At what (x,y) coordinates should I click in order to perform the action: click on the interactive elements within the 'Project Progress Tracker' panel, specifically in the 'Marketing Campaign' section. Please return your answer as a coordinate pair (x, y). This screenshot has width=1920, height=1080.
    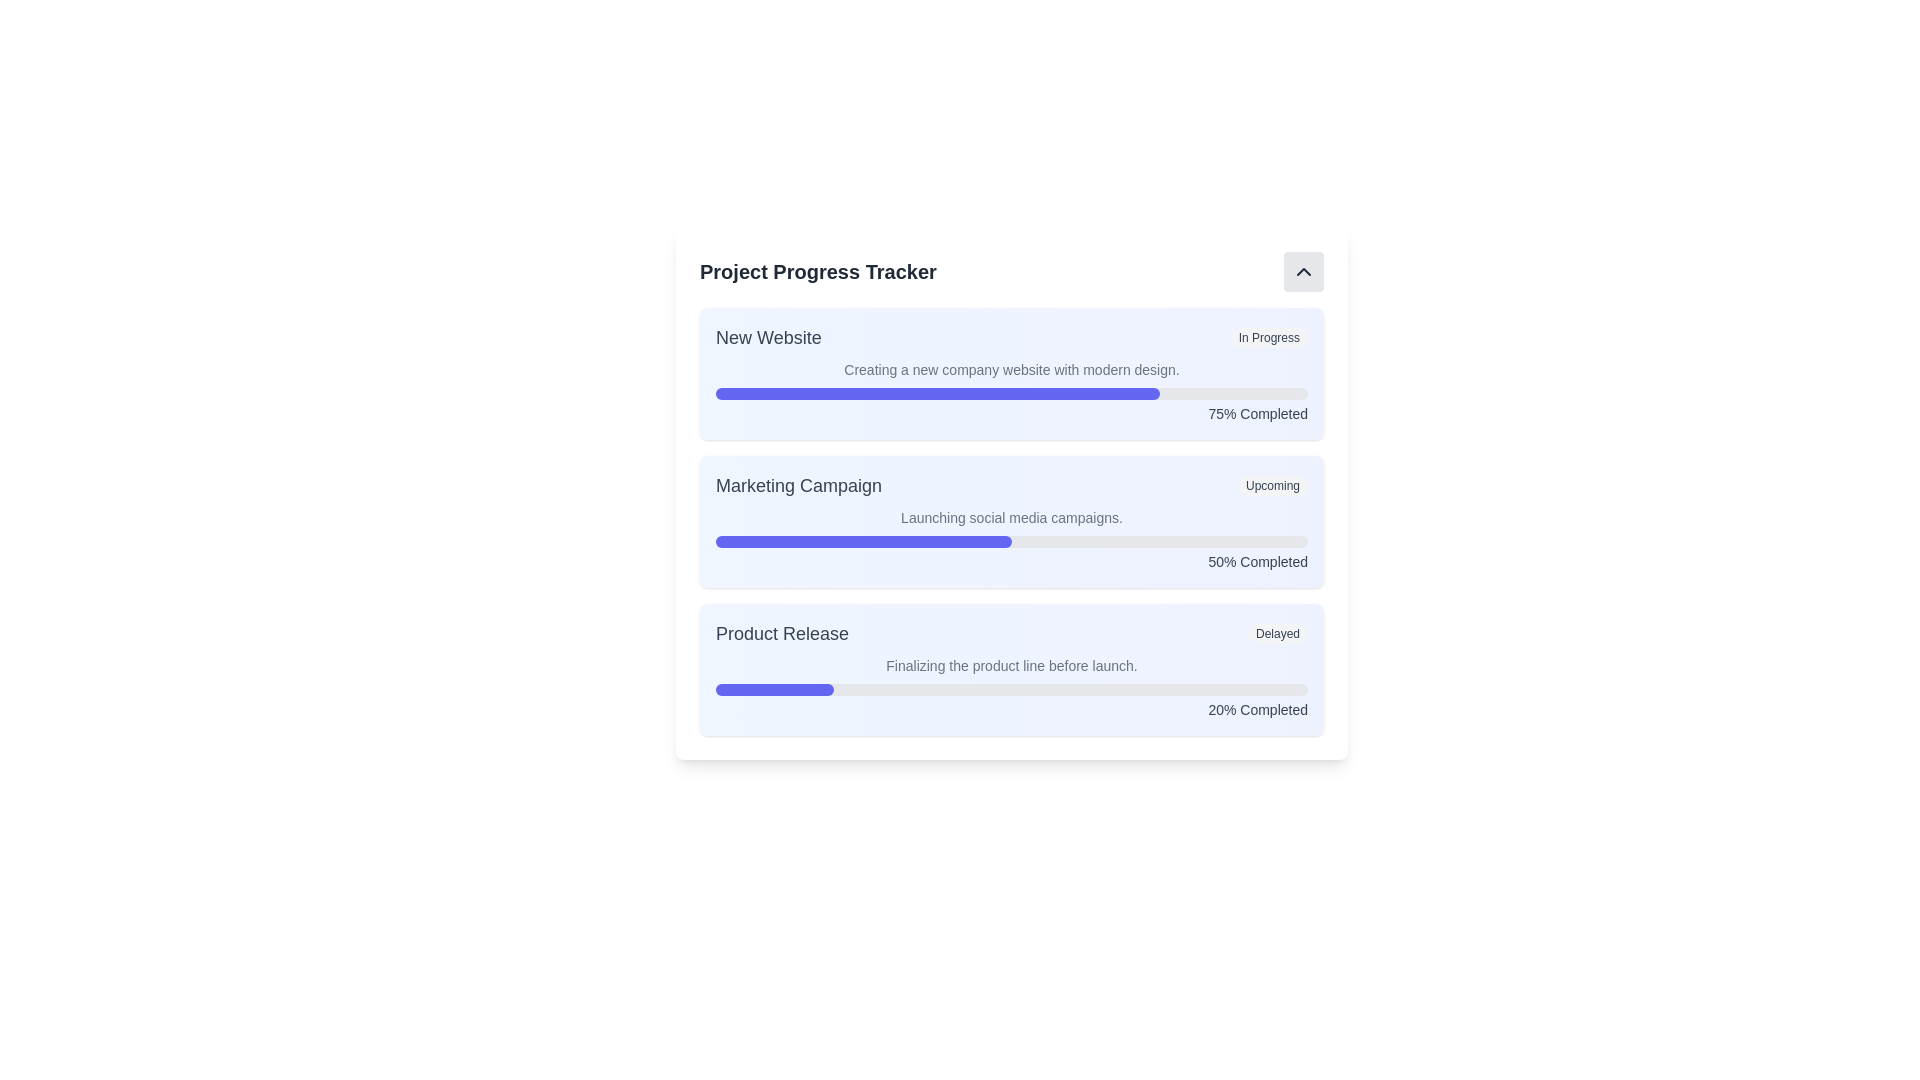
    Looking at the image, I should click on (1012, 493).